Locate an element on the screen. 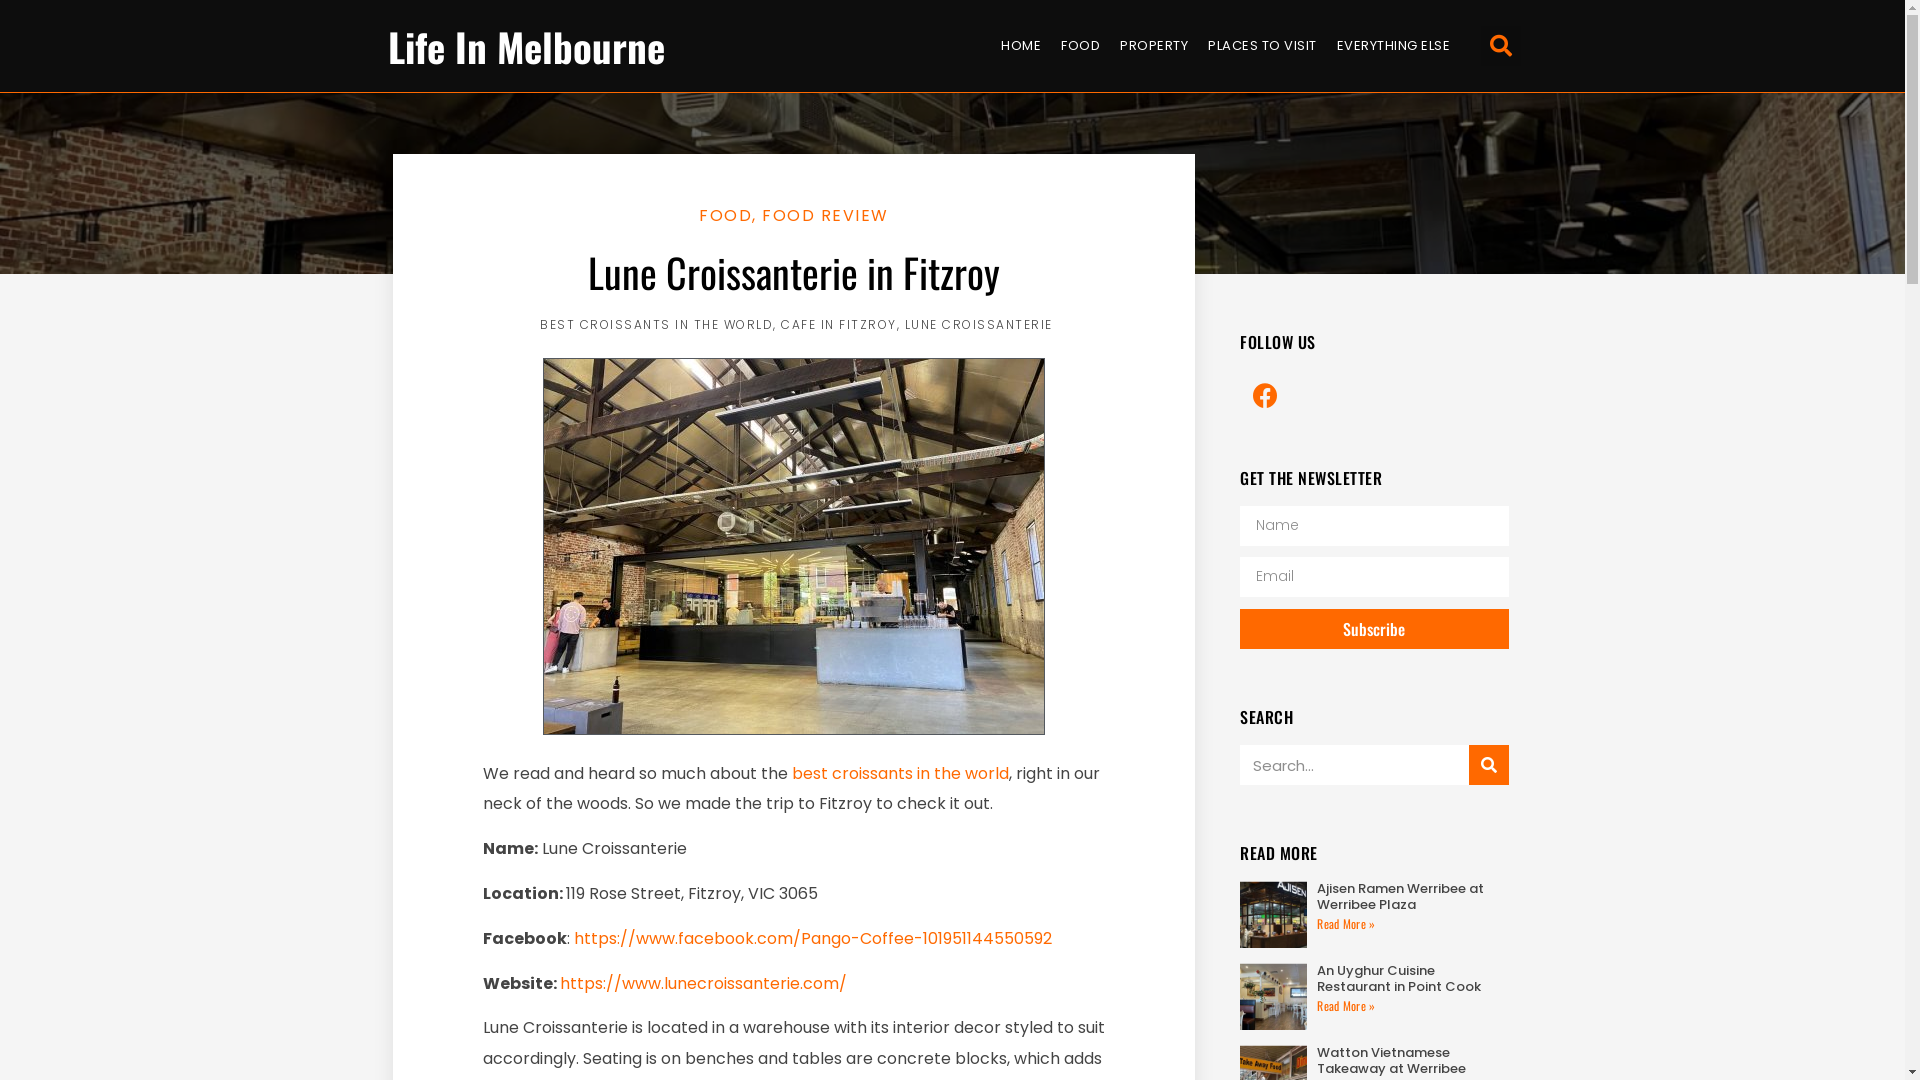 This screenshot has width=1920, height=1080. 'HOME' is located at coordinates (1021, 45).